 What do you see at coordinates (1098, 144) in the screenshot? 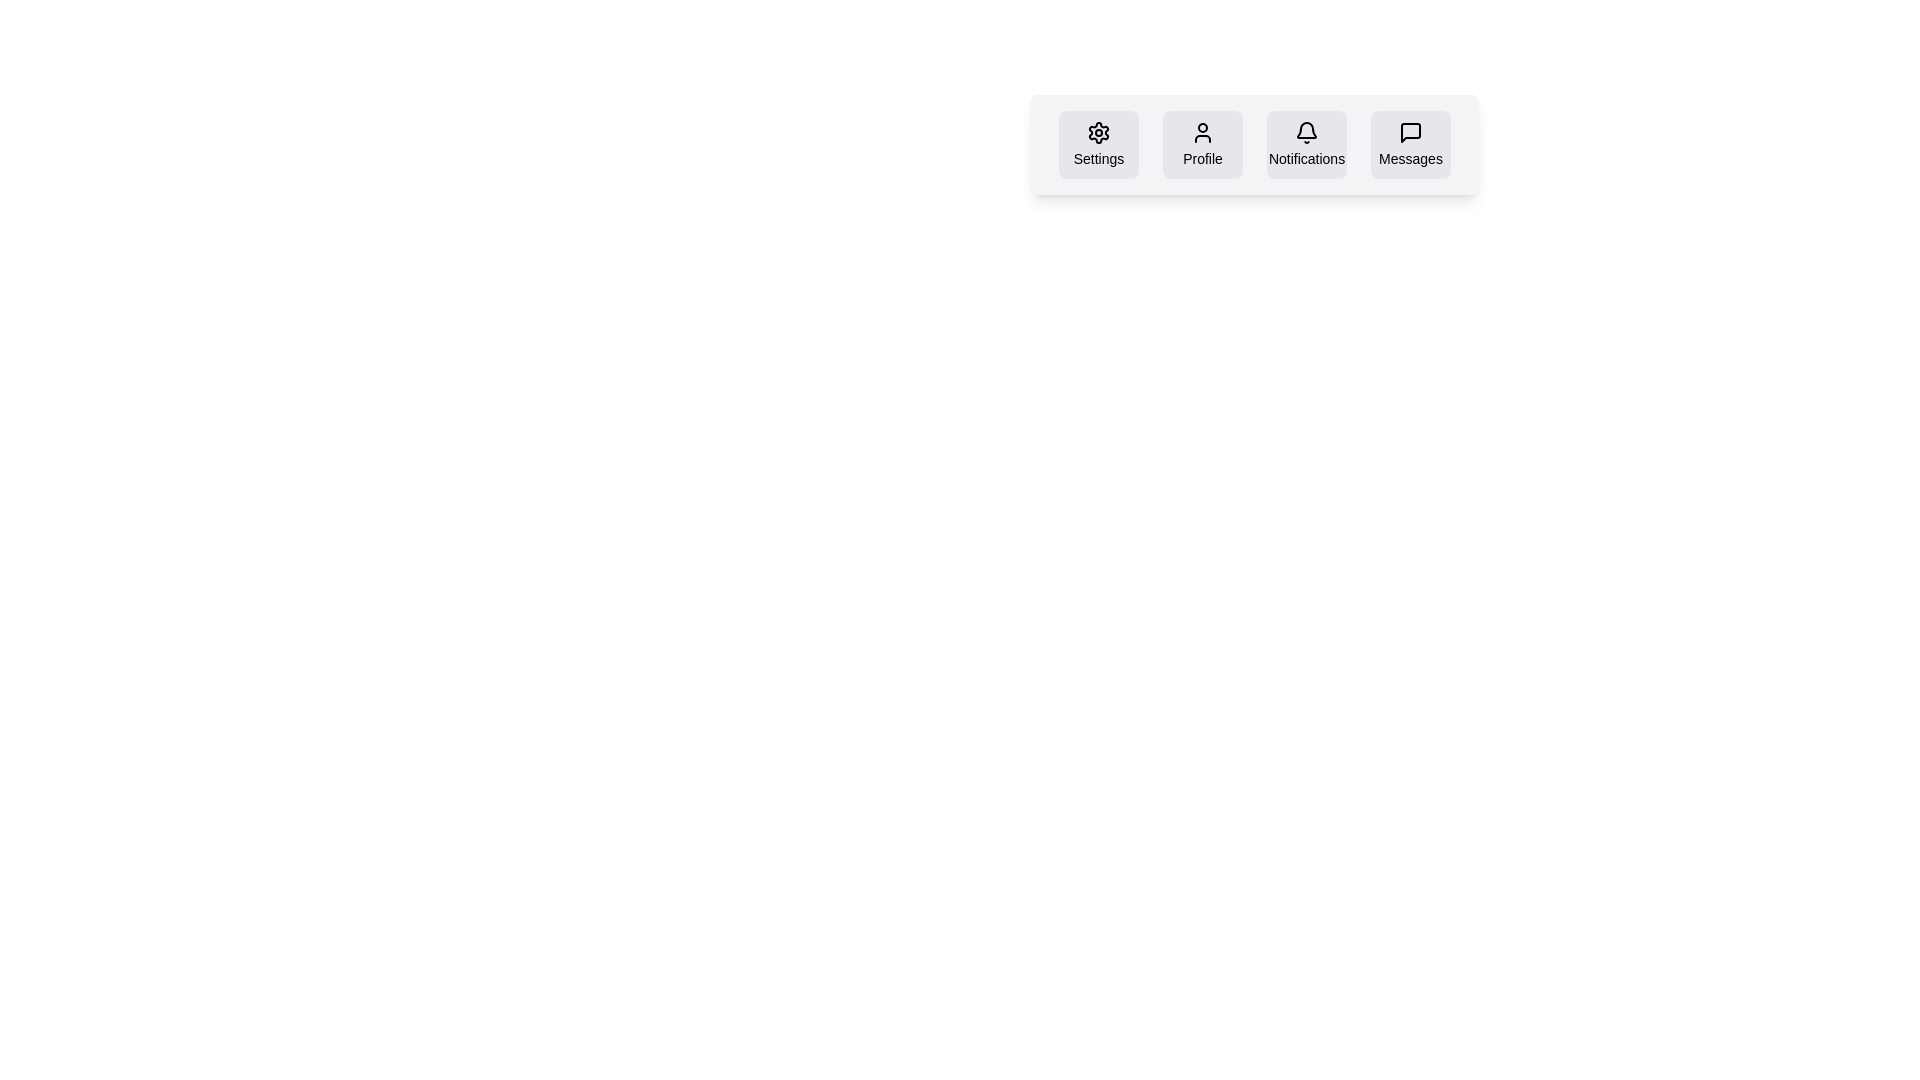
I see `the 'Settings' button, which is a light gray rectangular button with rounded corners, containing a gear icon and the label 'Settings', located in the top-right area of the interface` at bounding box center [1098, 144].